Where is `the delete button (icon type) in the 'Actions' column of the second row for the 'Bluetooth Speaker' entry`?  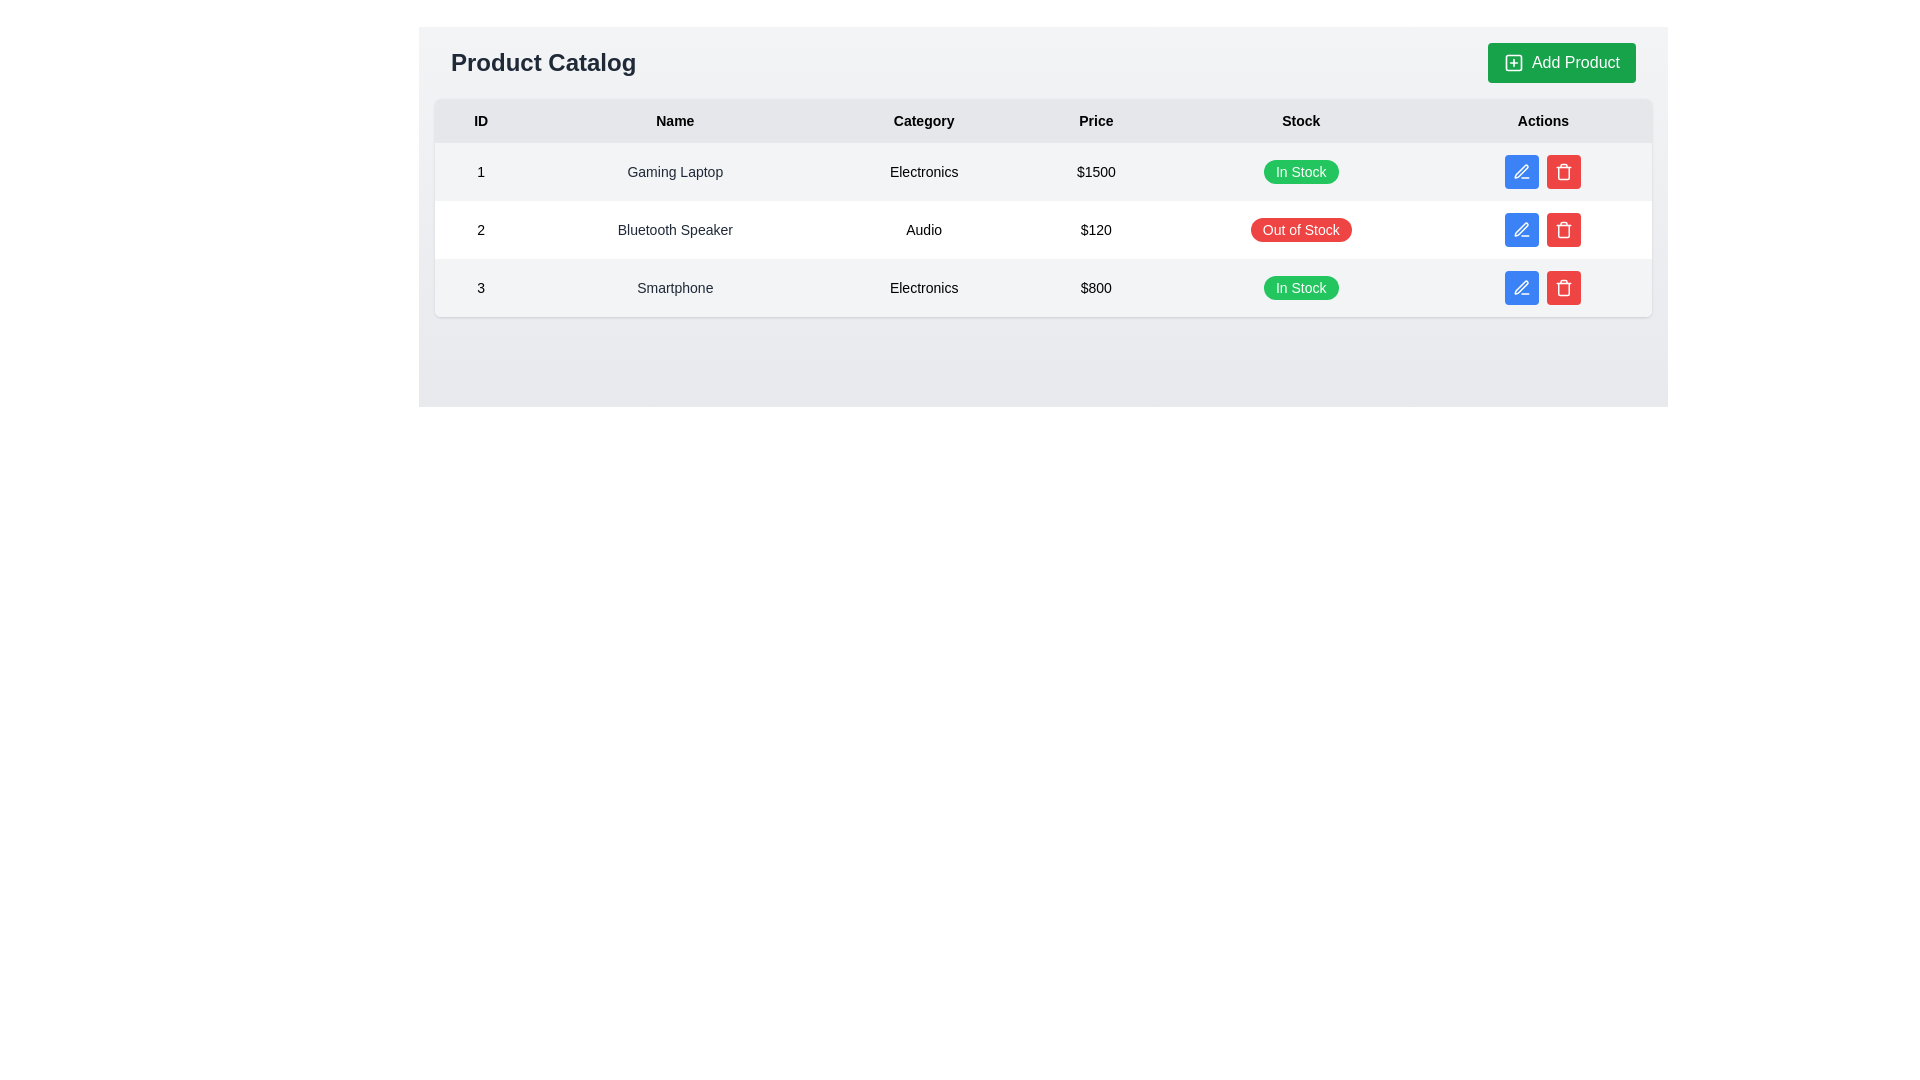
the delete button (icon type) in the 'Actions' column of the second row for the 'Bluetooth Speaker' entry is located at coordinates (1563, 229).